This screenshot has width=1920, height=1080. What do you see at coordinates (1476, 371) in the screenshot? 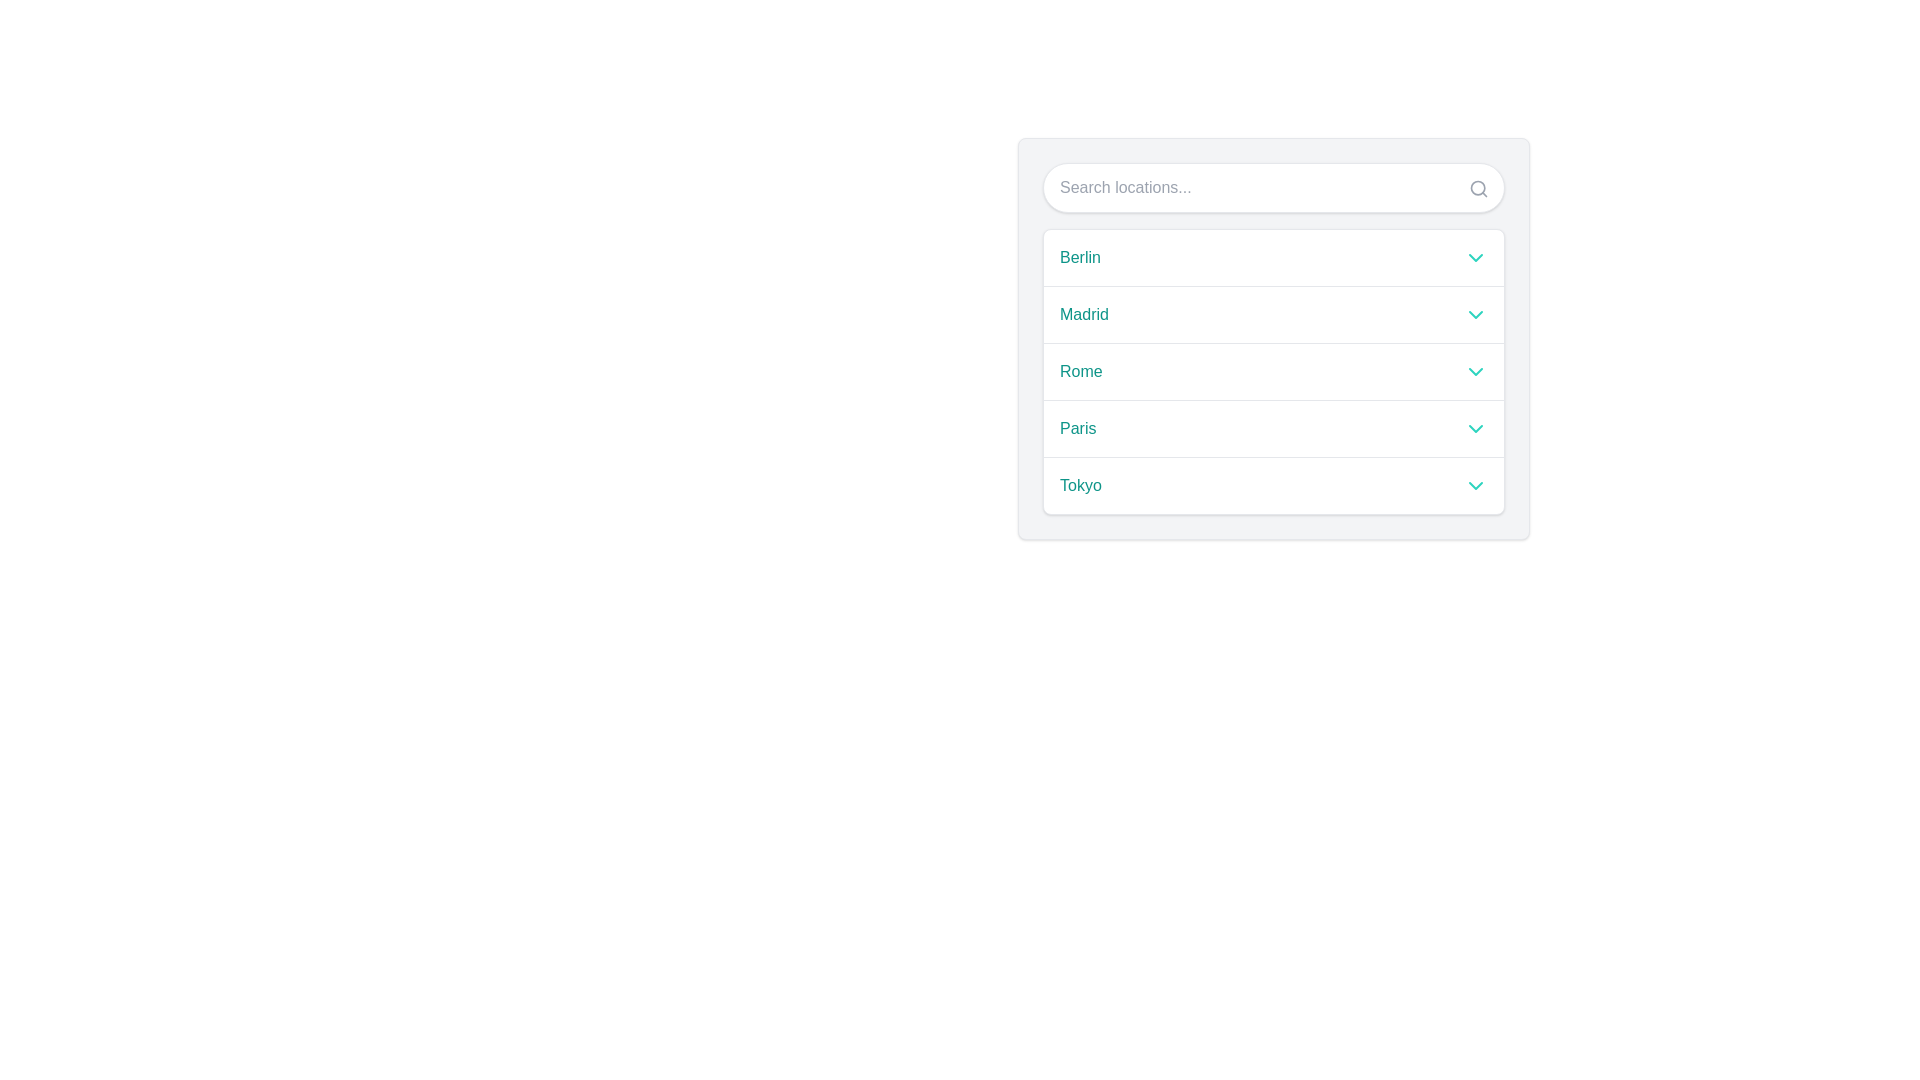
I see `the teal downward-pointing chevron icon located to the right of the text 'Rome'` at bounding box center [1476, 371].